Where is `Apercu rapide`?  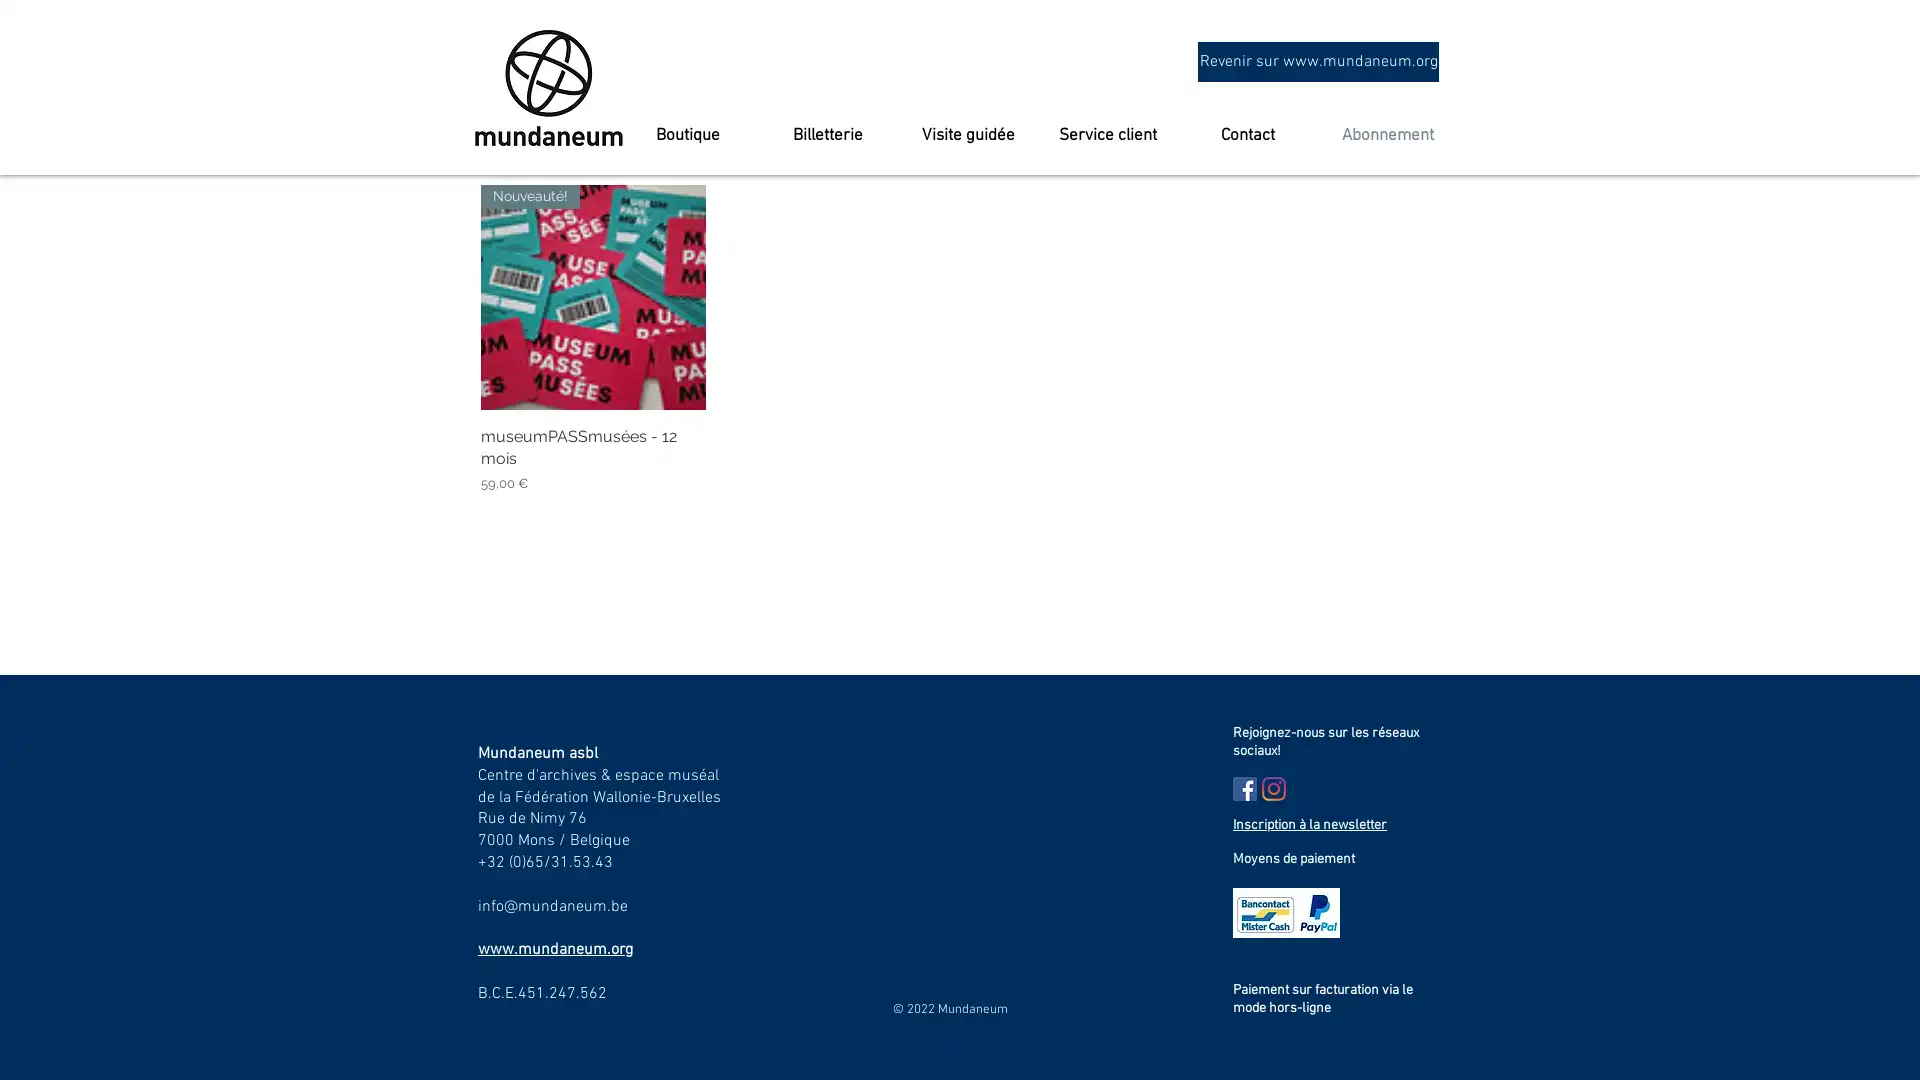
Apercu rapide is located at coordinates (592, 433).